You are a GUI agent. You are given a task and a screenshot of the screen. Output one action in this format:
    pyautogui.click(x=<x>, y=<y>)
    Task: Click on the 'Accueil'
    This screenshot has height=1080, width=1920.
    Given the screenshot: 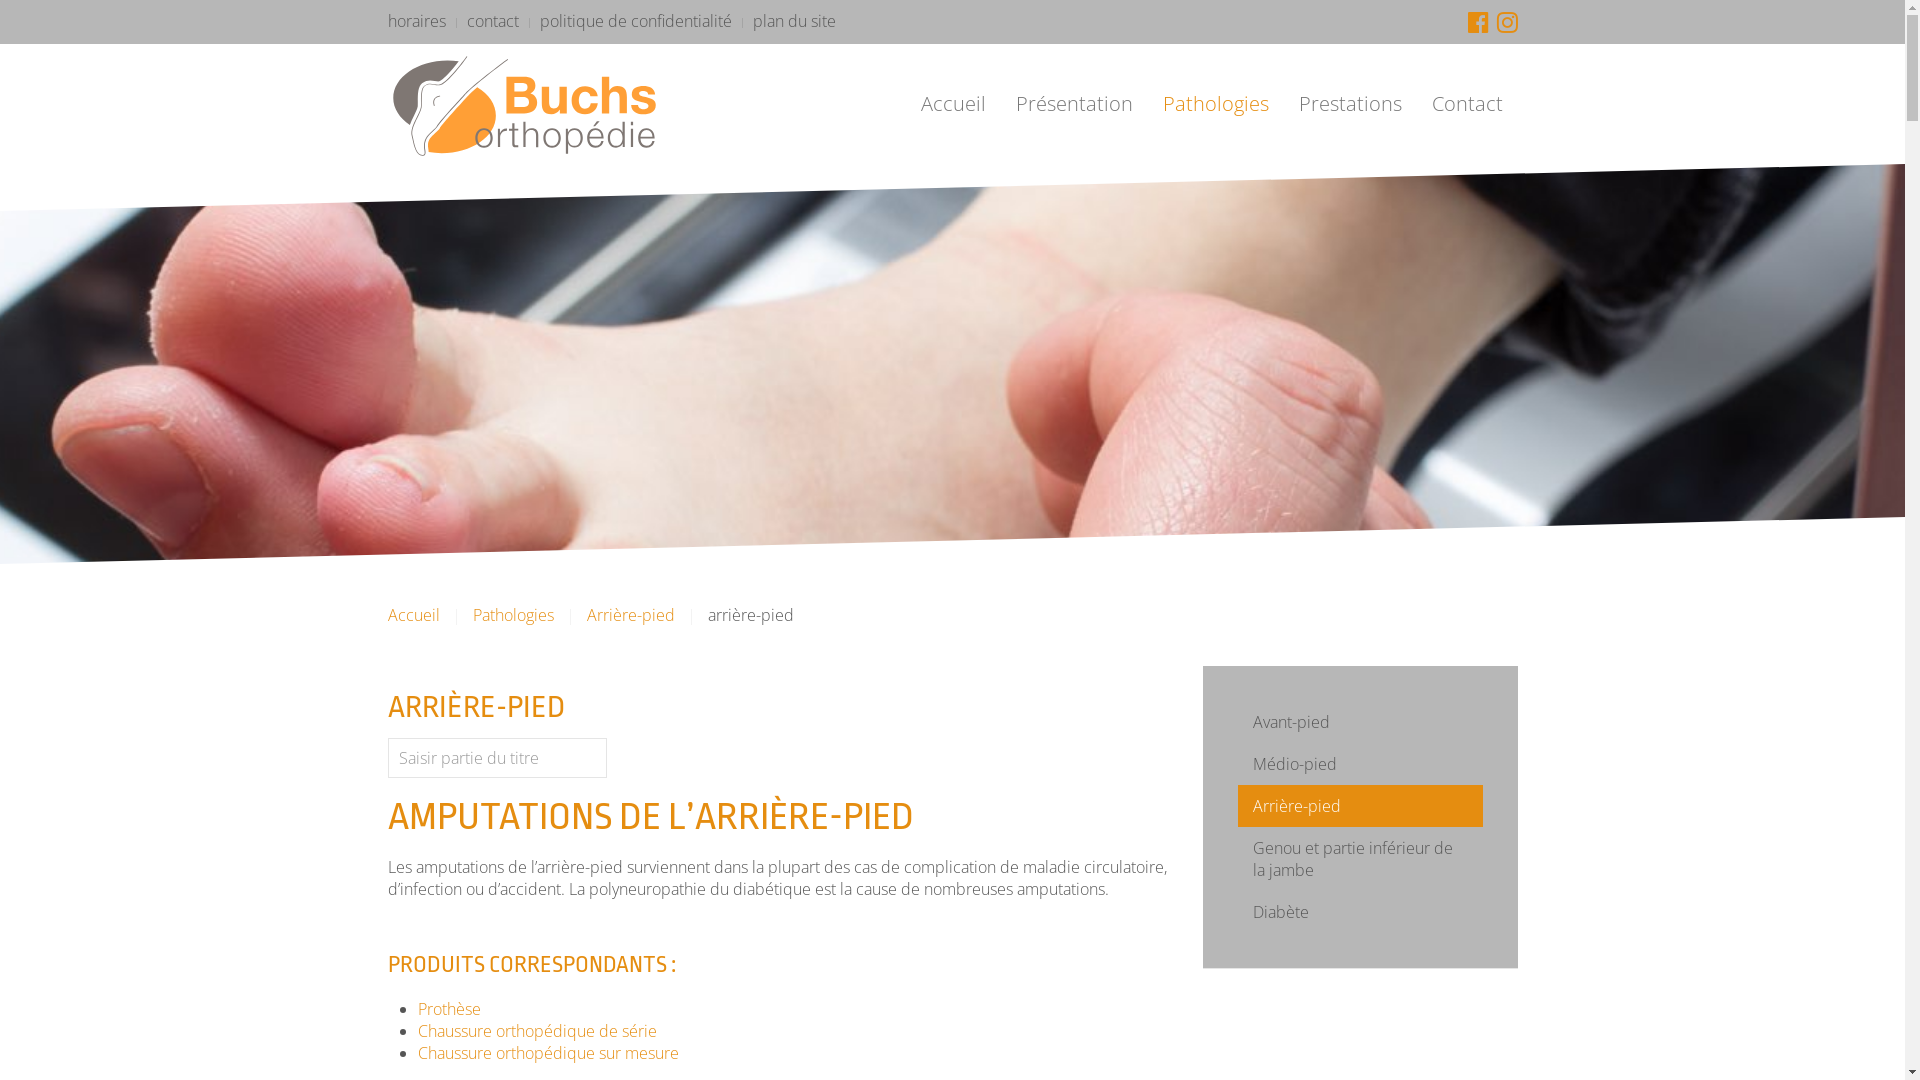 What is the action you would take?
    pyautogui.click(x=412, y=613)
    